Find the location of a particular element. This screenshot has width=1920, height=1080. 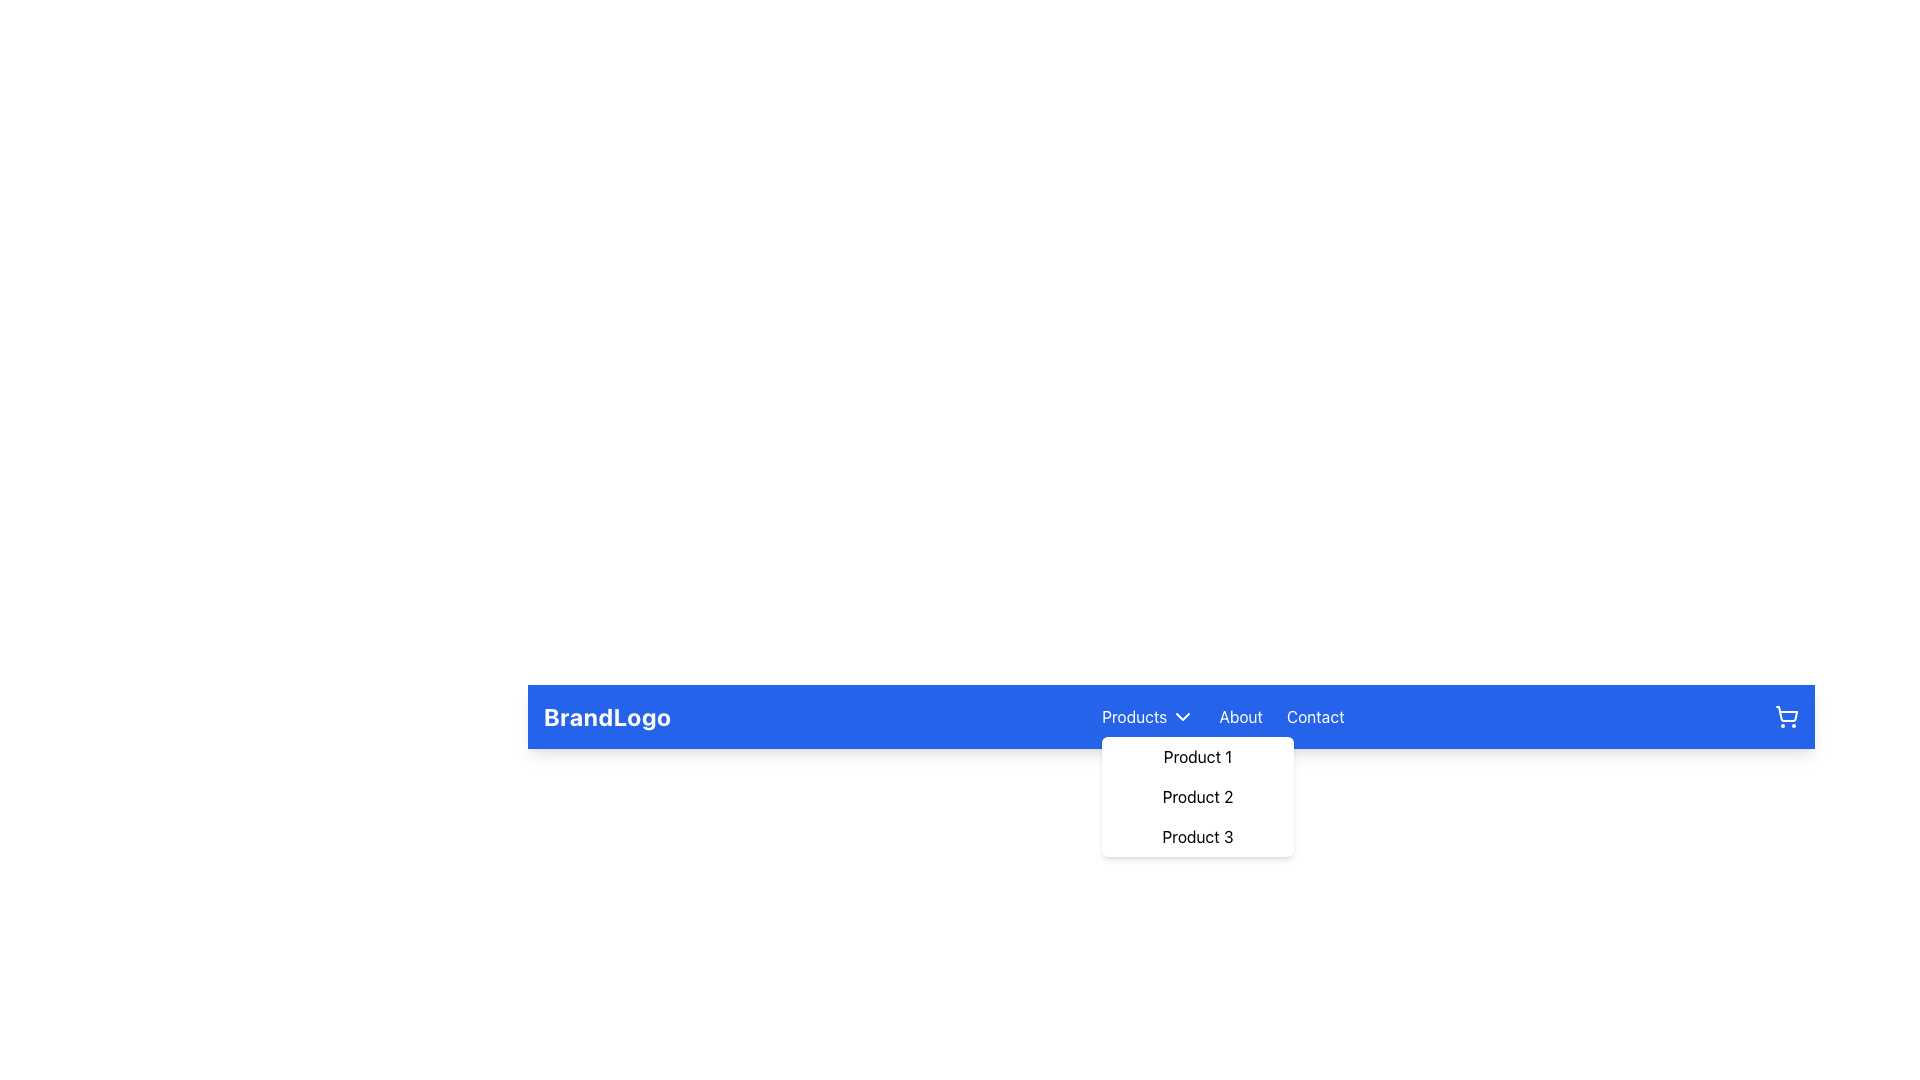

the dropdown list item labeled 'Product 2' to activate its hover styling effect is located at coordinates (1198, 796).